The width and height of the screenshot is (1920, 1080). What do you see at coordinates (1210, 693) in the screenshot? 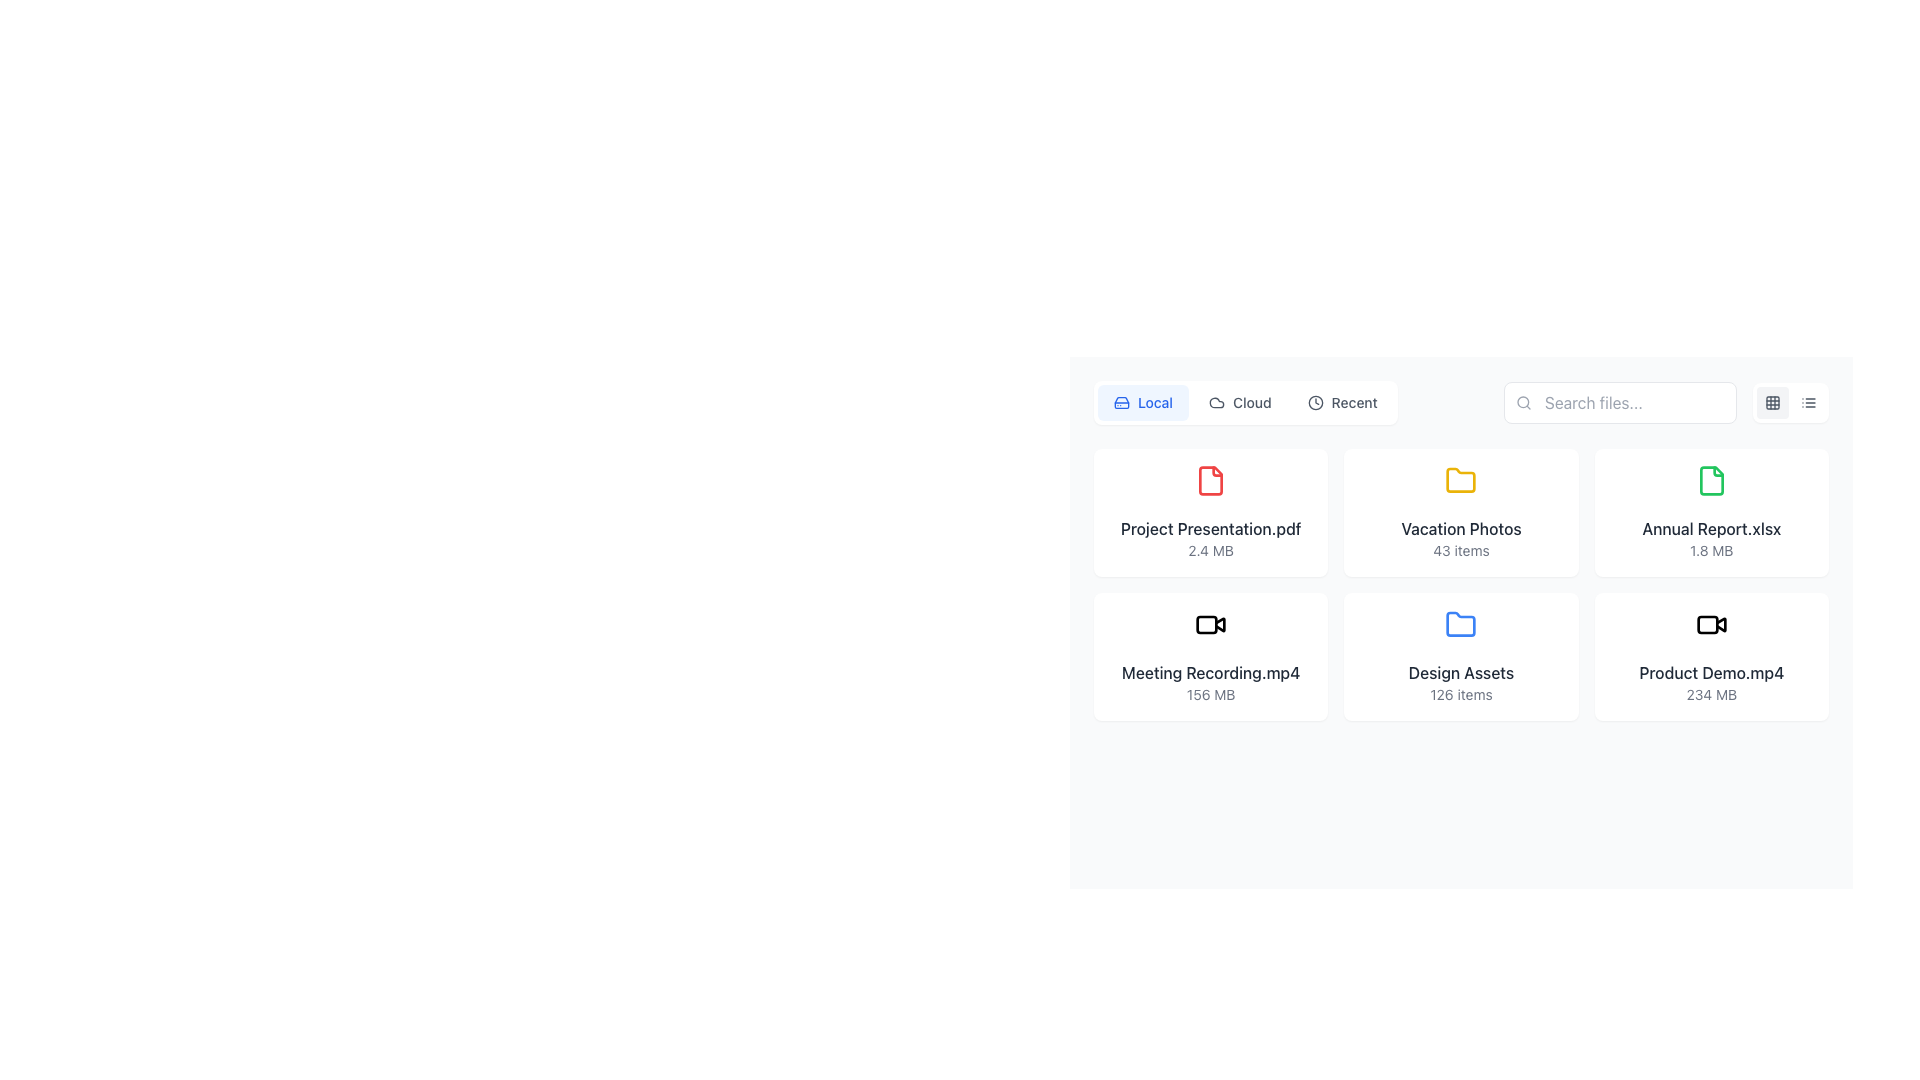
I see `the text label displaying the size of the file 'Meeting Recording.mp4', located below the text 'Meeting Recording.mp4' in the file card` at bounding box center [1210, 693].